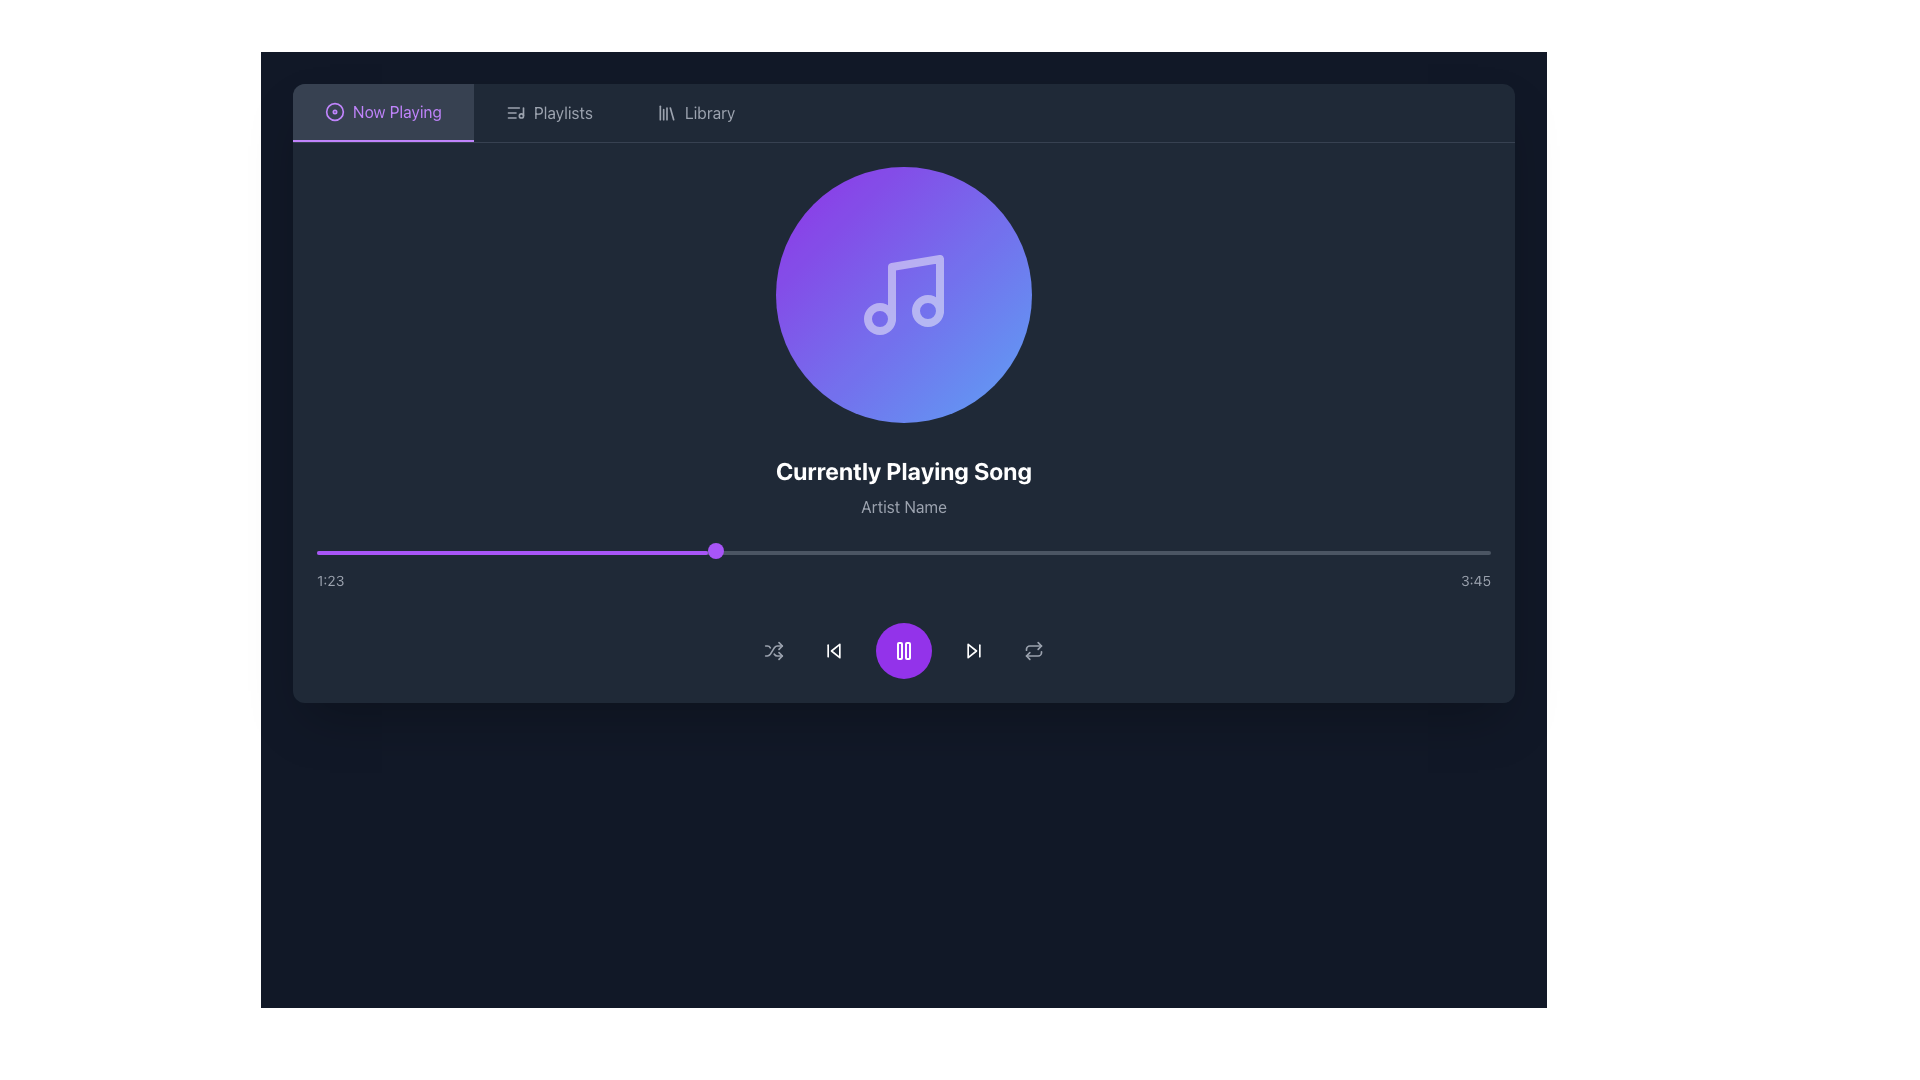  What do you see at coordinates (1372, 552) in the screenshot?
I see `the playback position` at bounding box center [1372, 552].